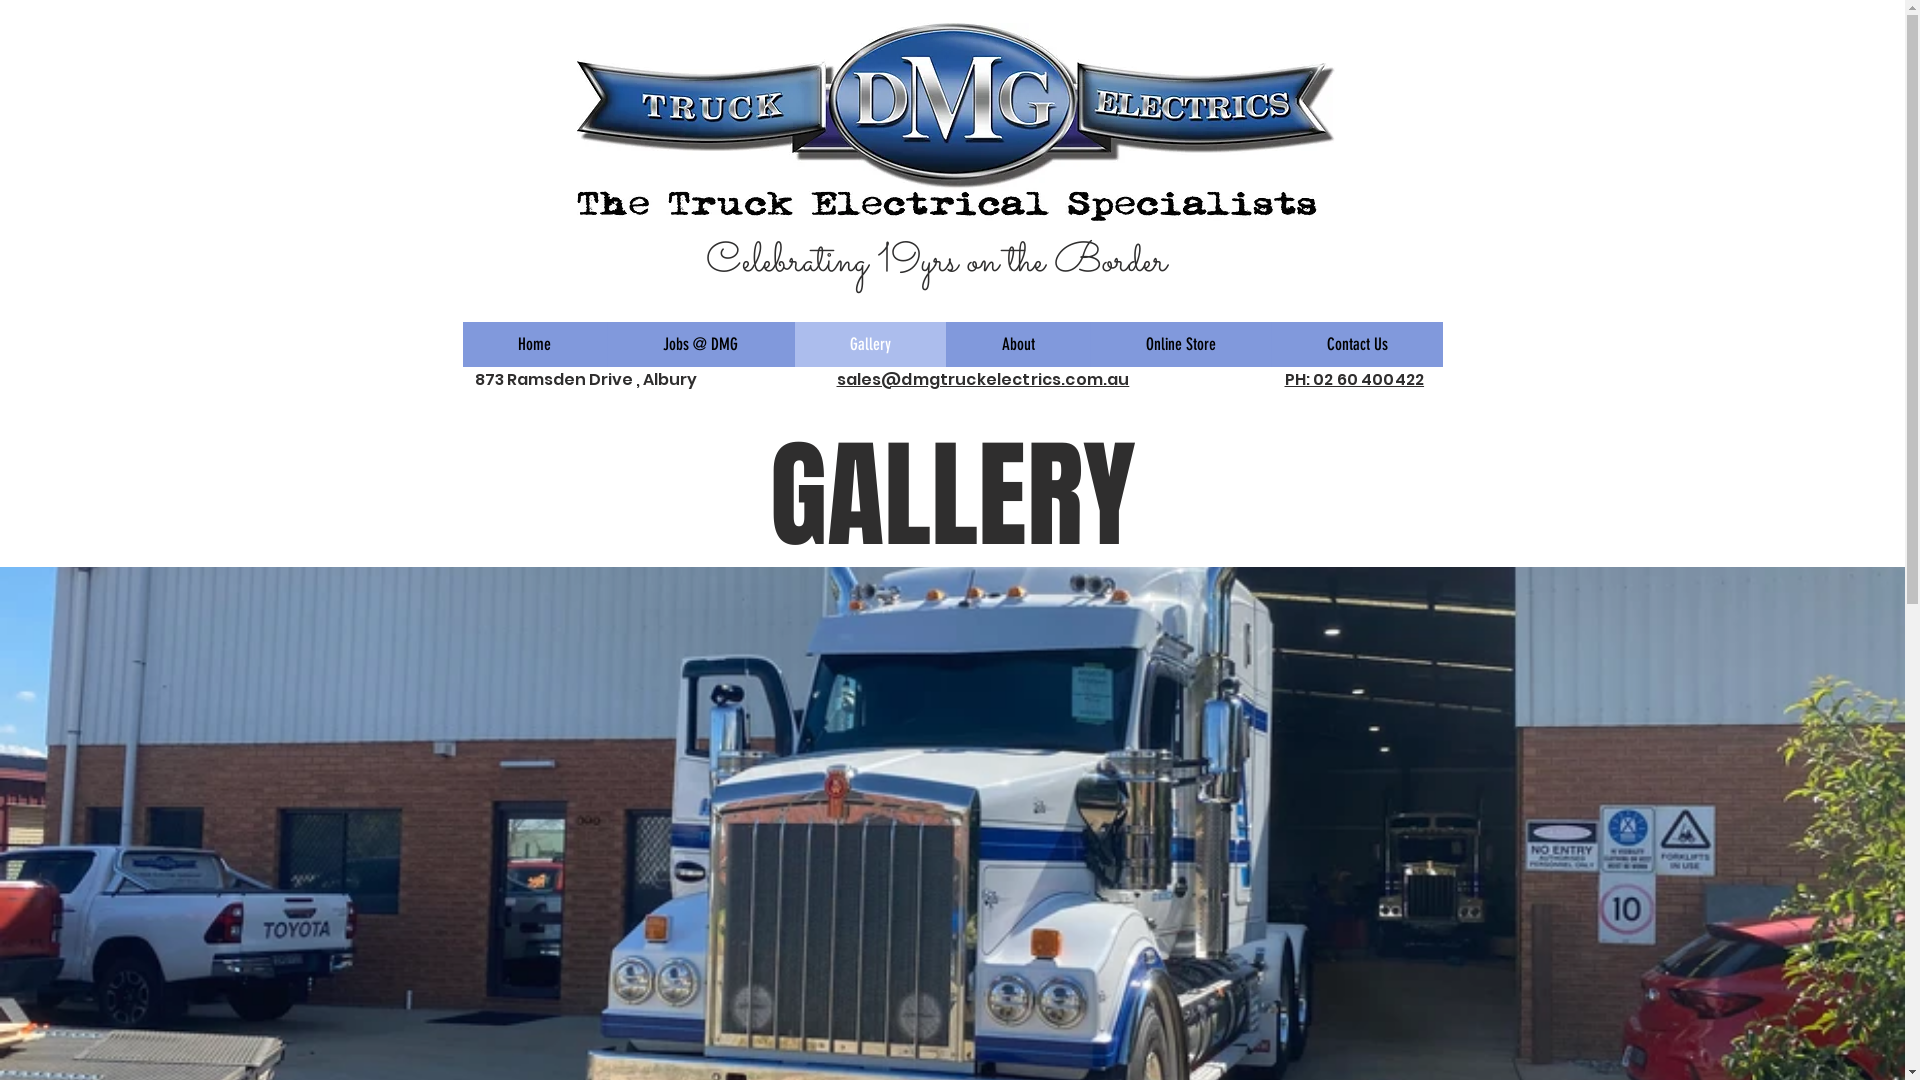 The height and width of the screenshot is (1080, 1920). Describe the element at coordinates (1017, 343) in the screenshot. I see `'About'` at that location.